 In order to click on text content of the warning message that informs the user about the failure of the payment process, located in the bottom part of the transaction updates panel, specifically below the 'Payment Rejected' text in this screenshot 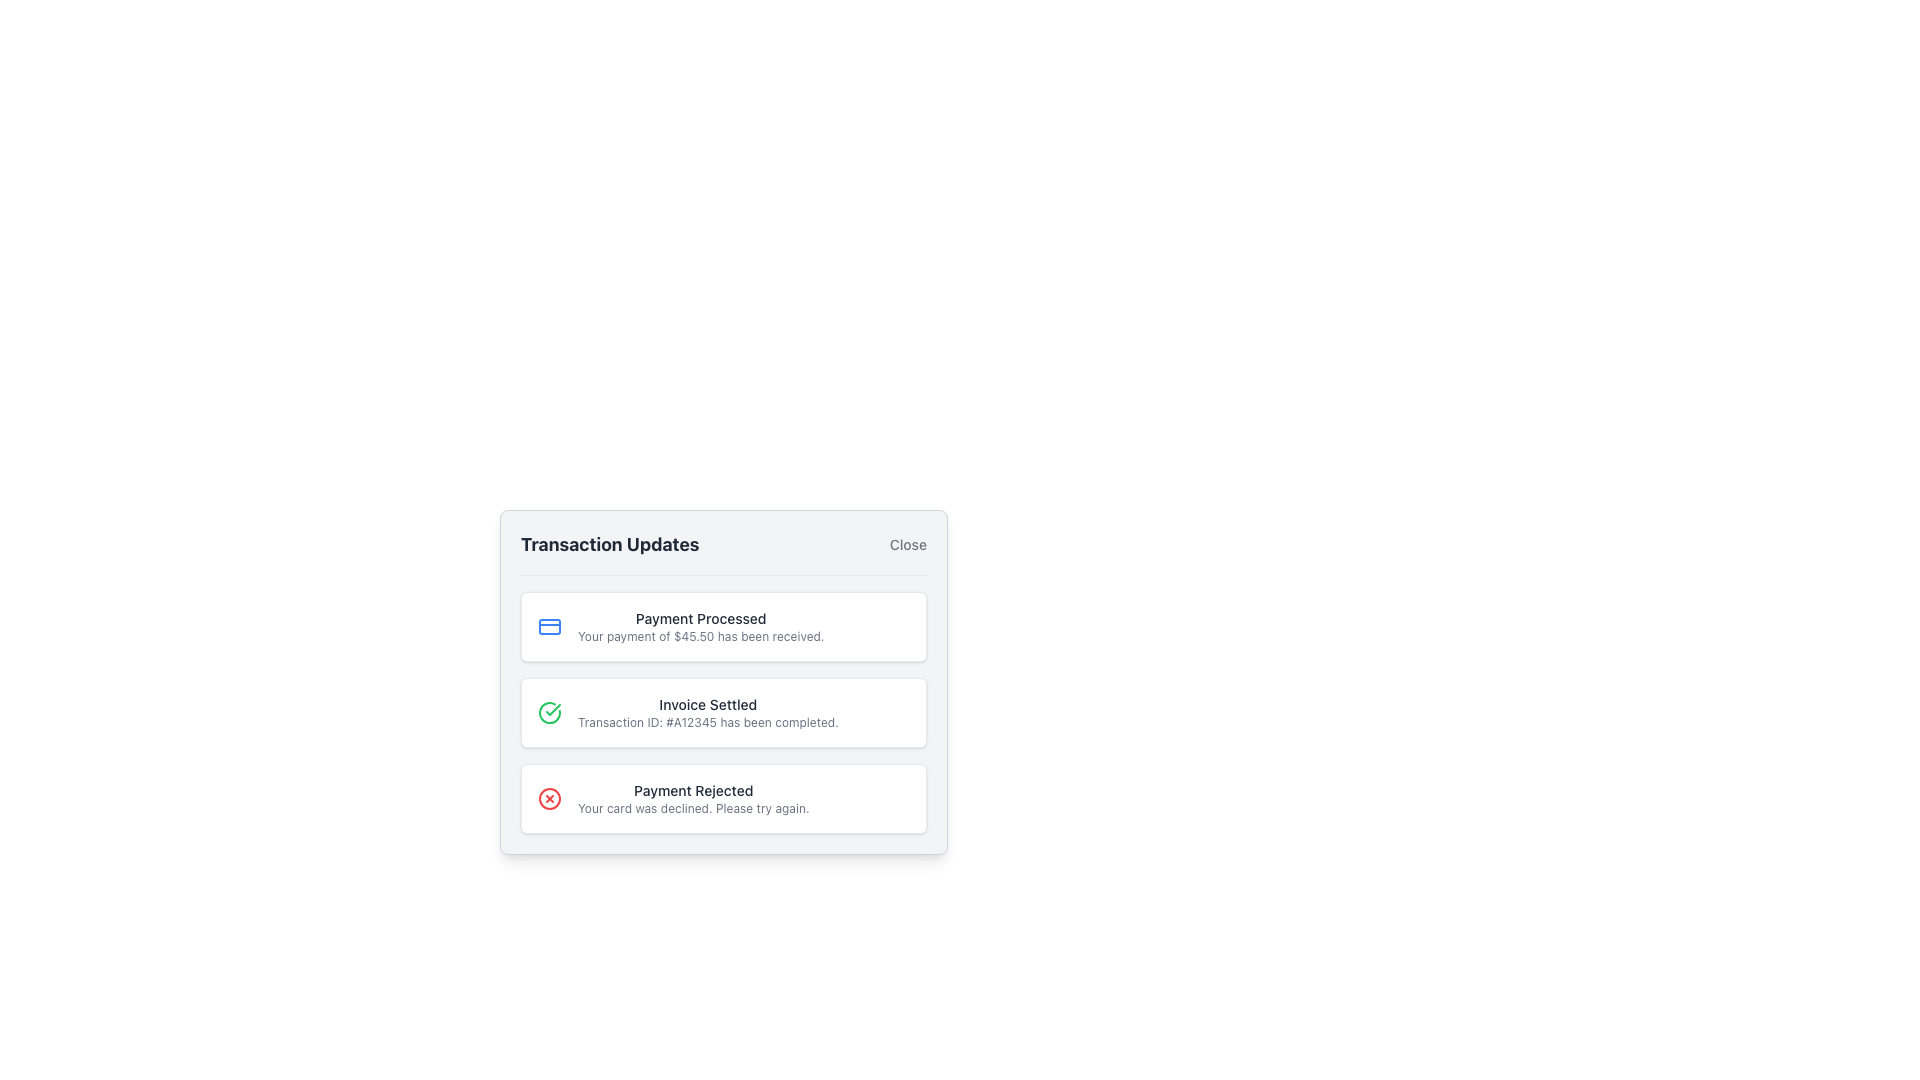, I will do `click(693, 808)`.